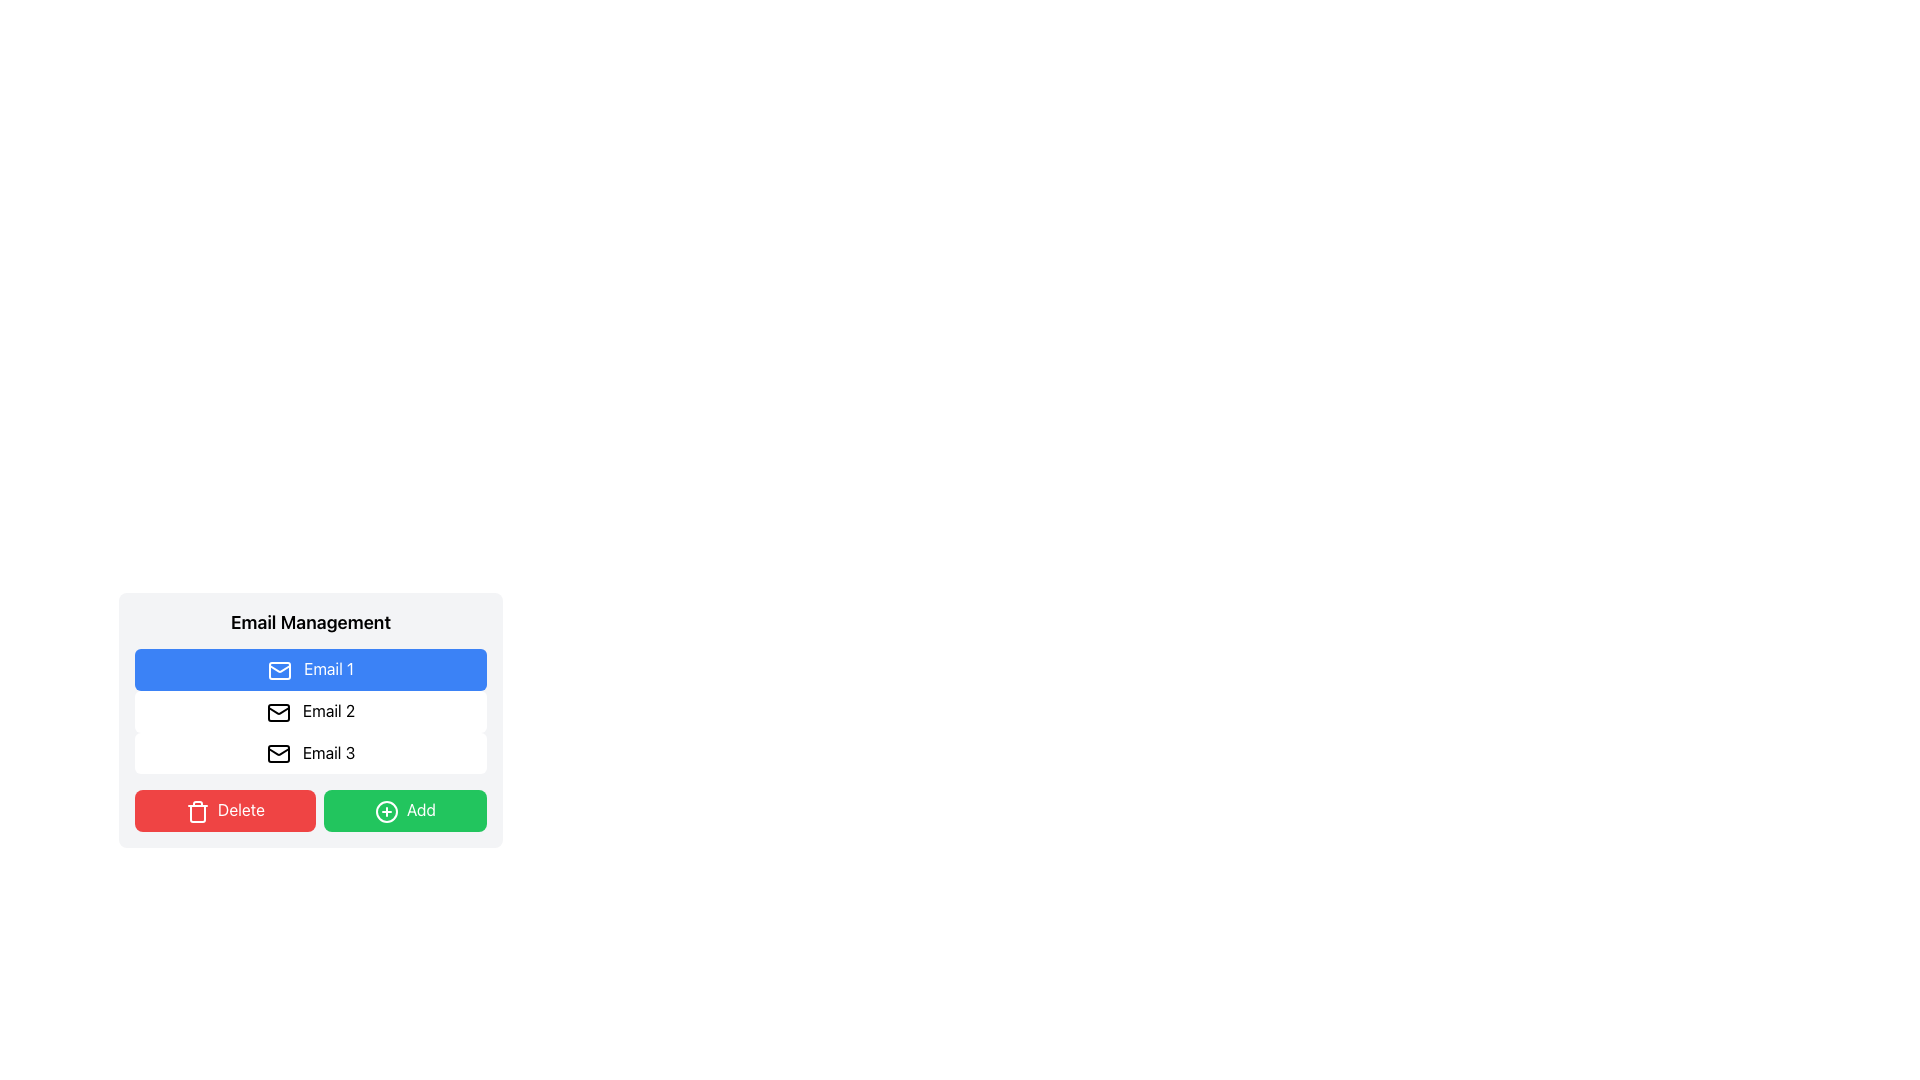 The width and height of the screenshot is (1920, 1080). I want to click on the second button from the left in the bottom button arrangement for adding new items, located next to the red 'Delete' button, so click(404, 811).